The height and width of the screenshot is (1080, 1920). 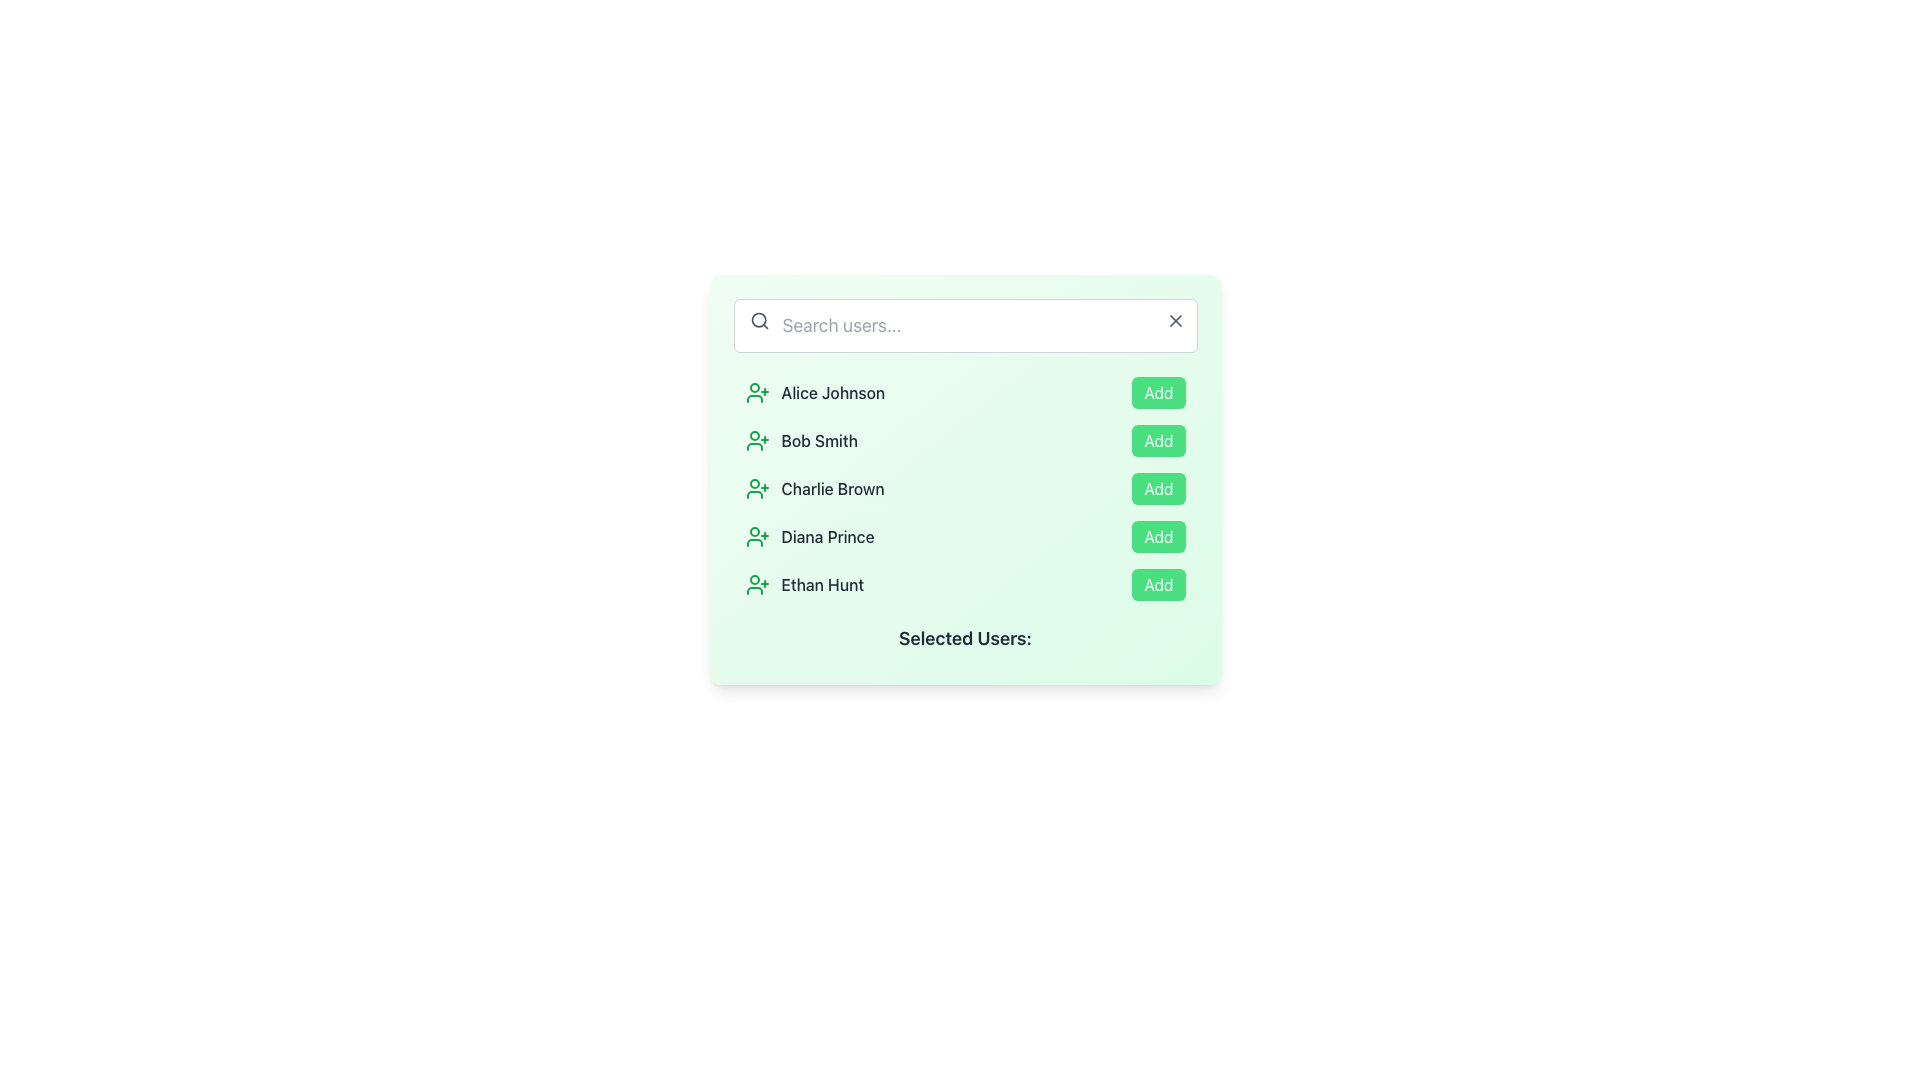 I want to click on the text label identifying the user 'Bob Smith' in the second row of the user list, so click(x=819, y=439).